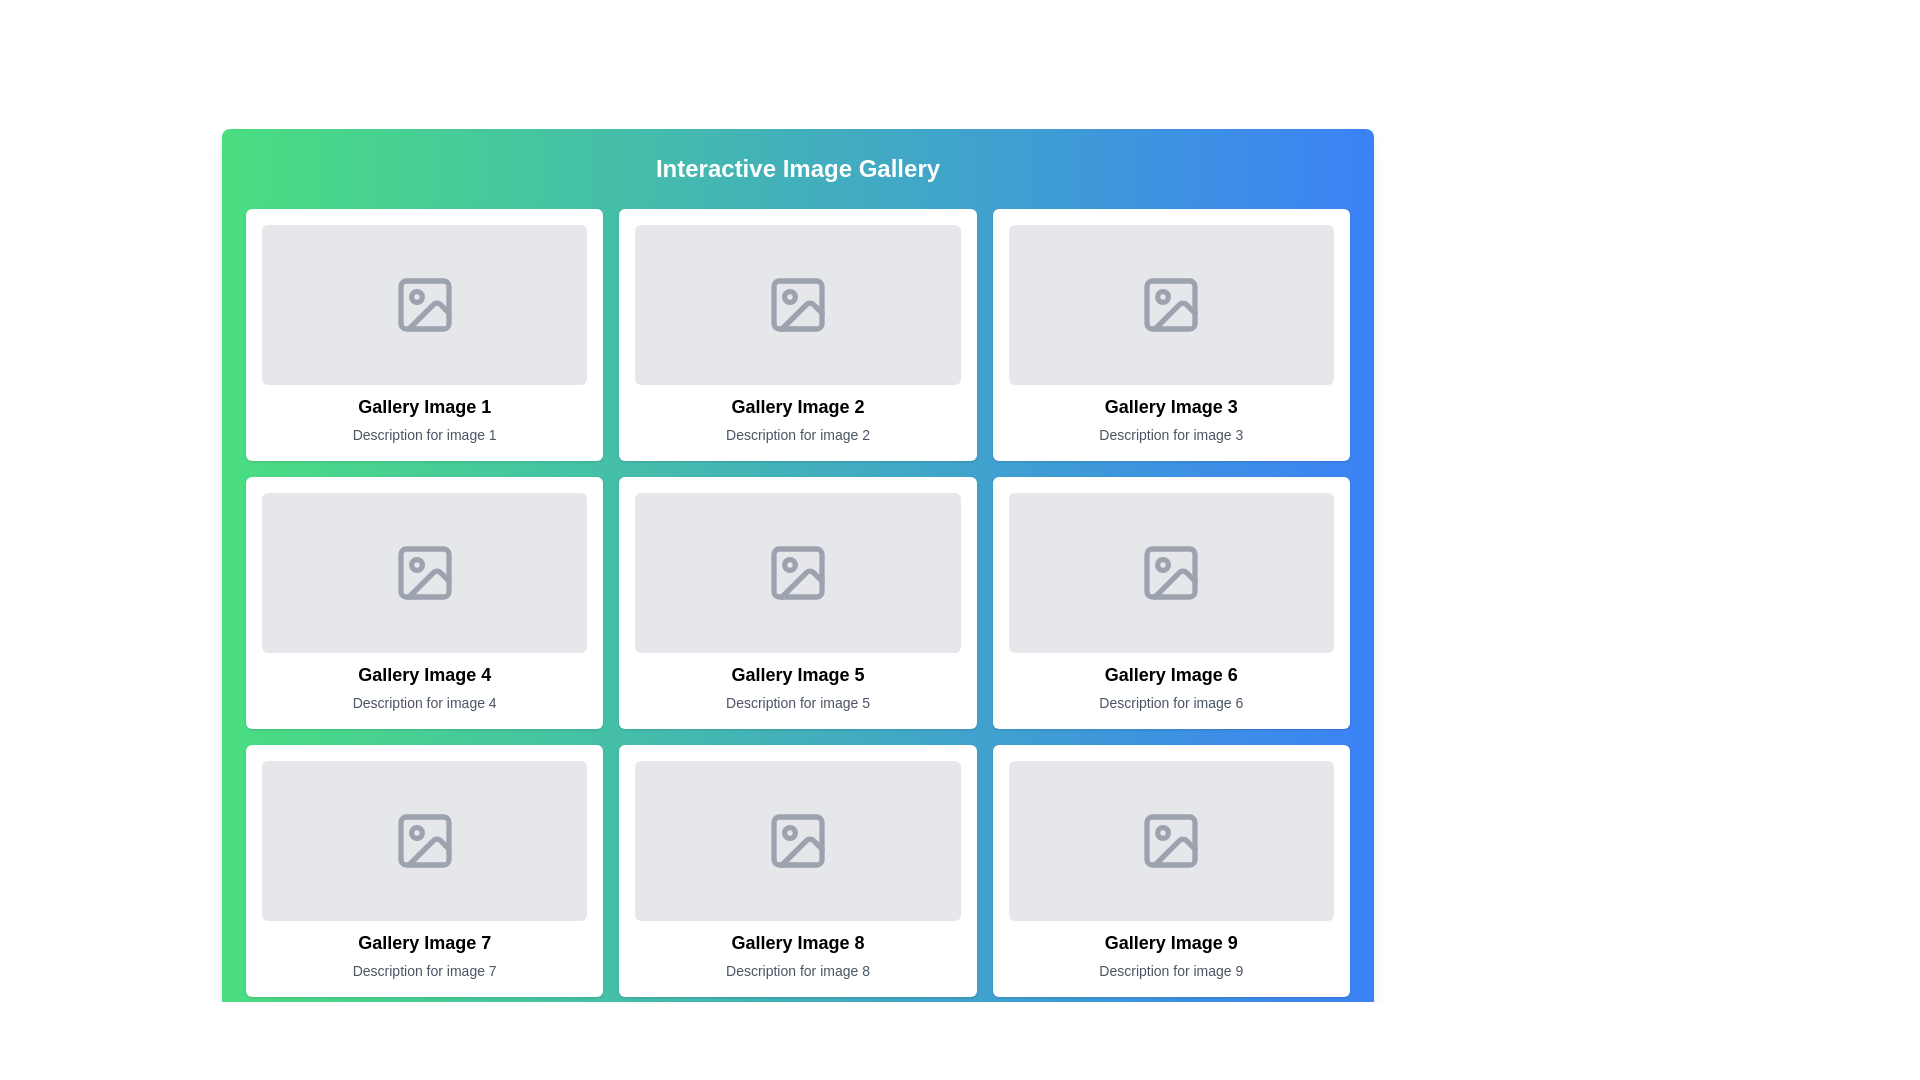  I want to click on the decorative marker within the upper-left image placeholder of the 3x3 grid, which represents a specific state or marker for 'Gallery Image 1', so click(415, 297).